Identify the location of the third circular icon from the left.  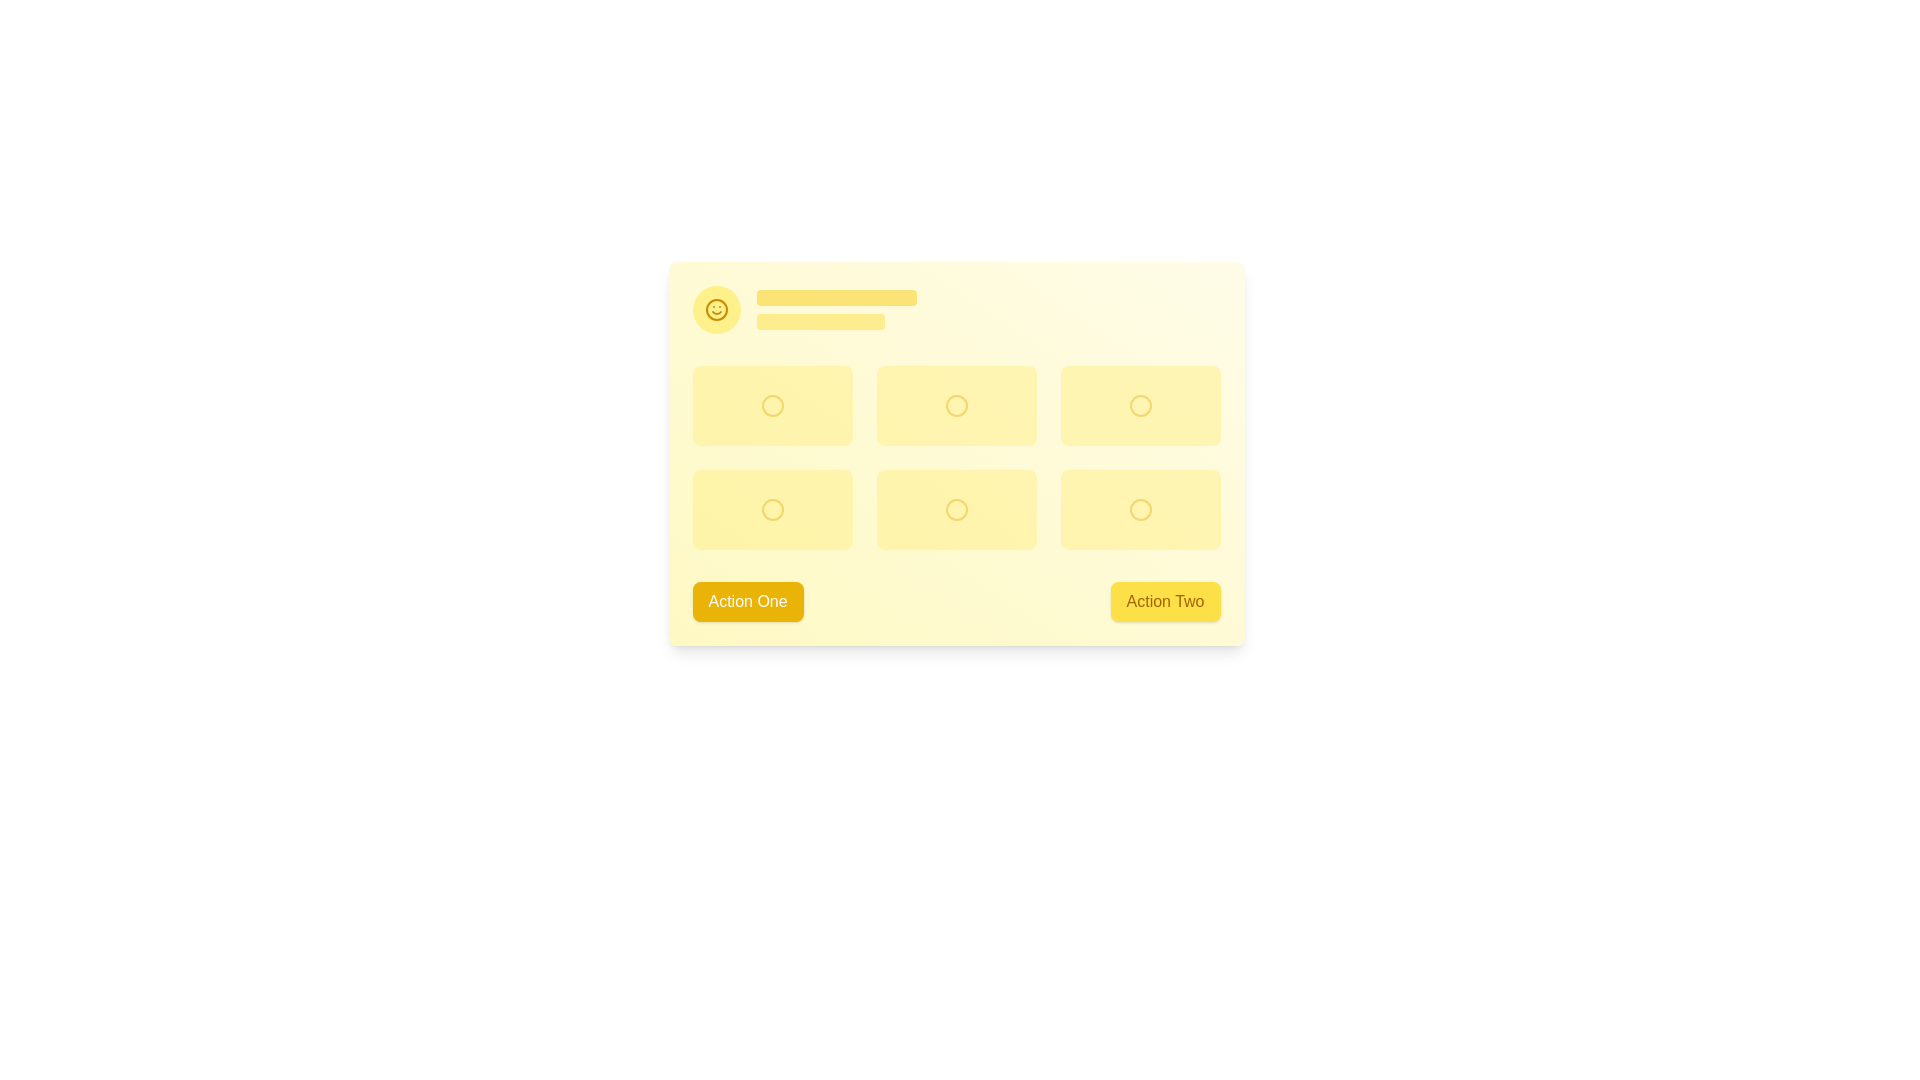
(1140, 405).